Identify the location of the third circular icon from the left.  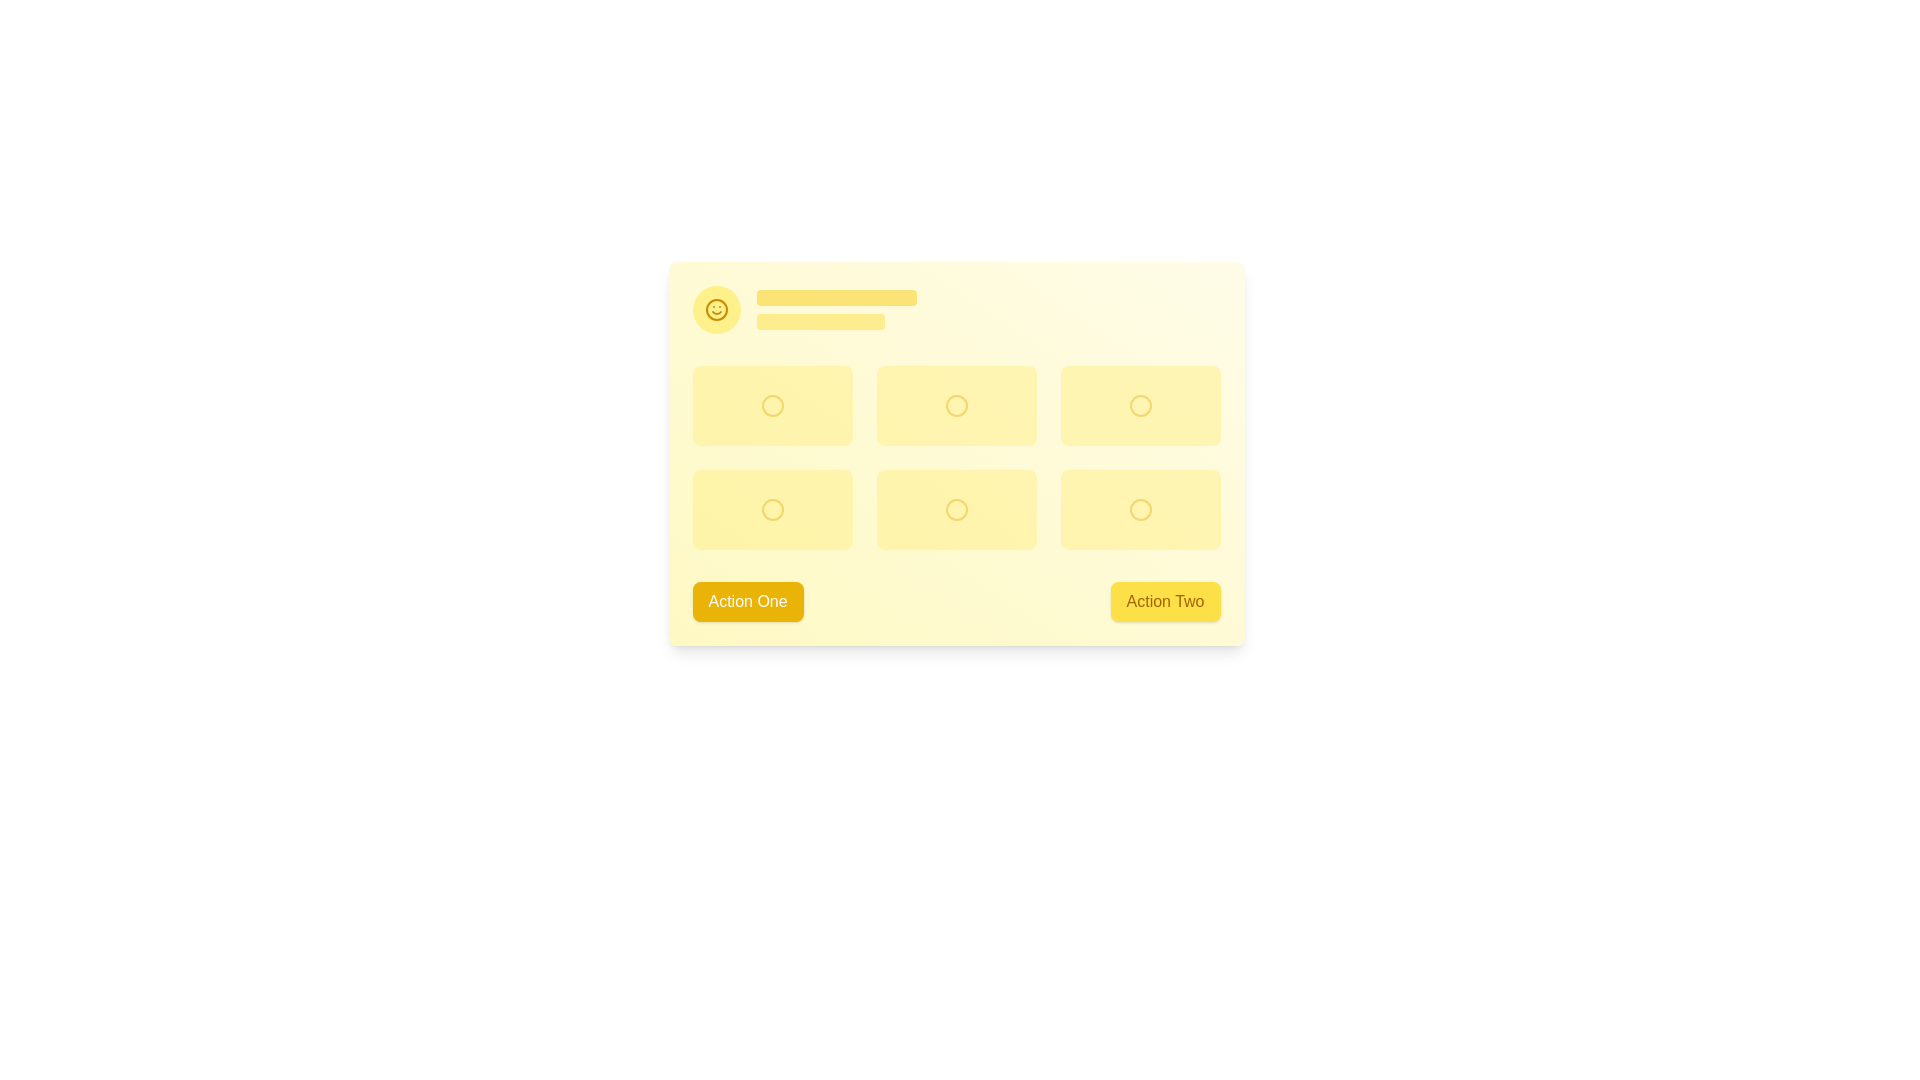
(1140, 405).